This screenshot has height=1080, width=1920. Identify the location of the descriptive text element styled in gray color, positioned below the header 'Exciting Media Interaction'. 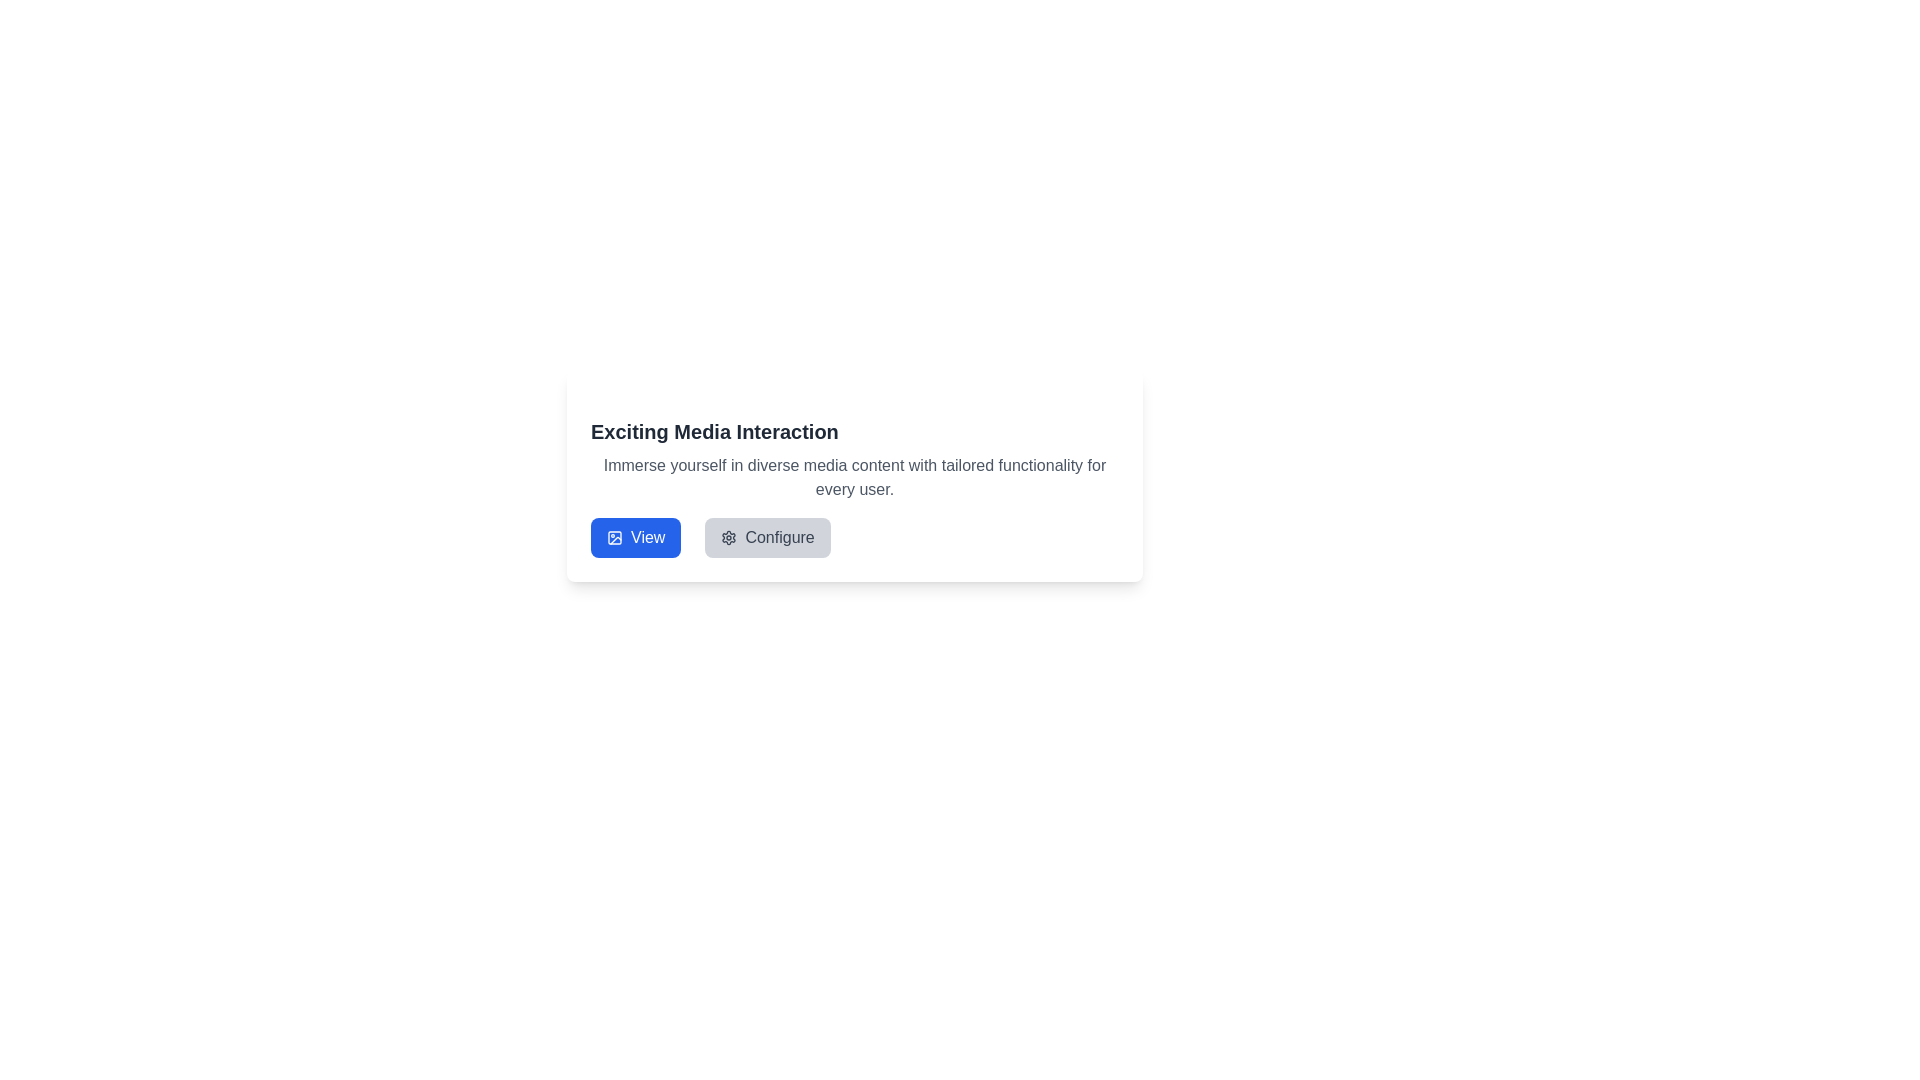
(854, 478).